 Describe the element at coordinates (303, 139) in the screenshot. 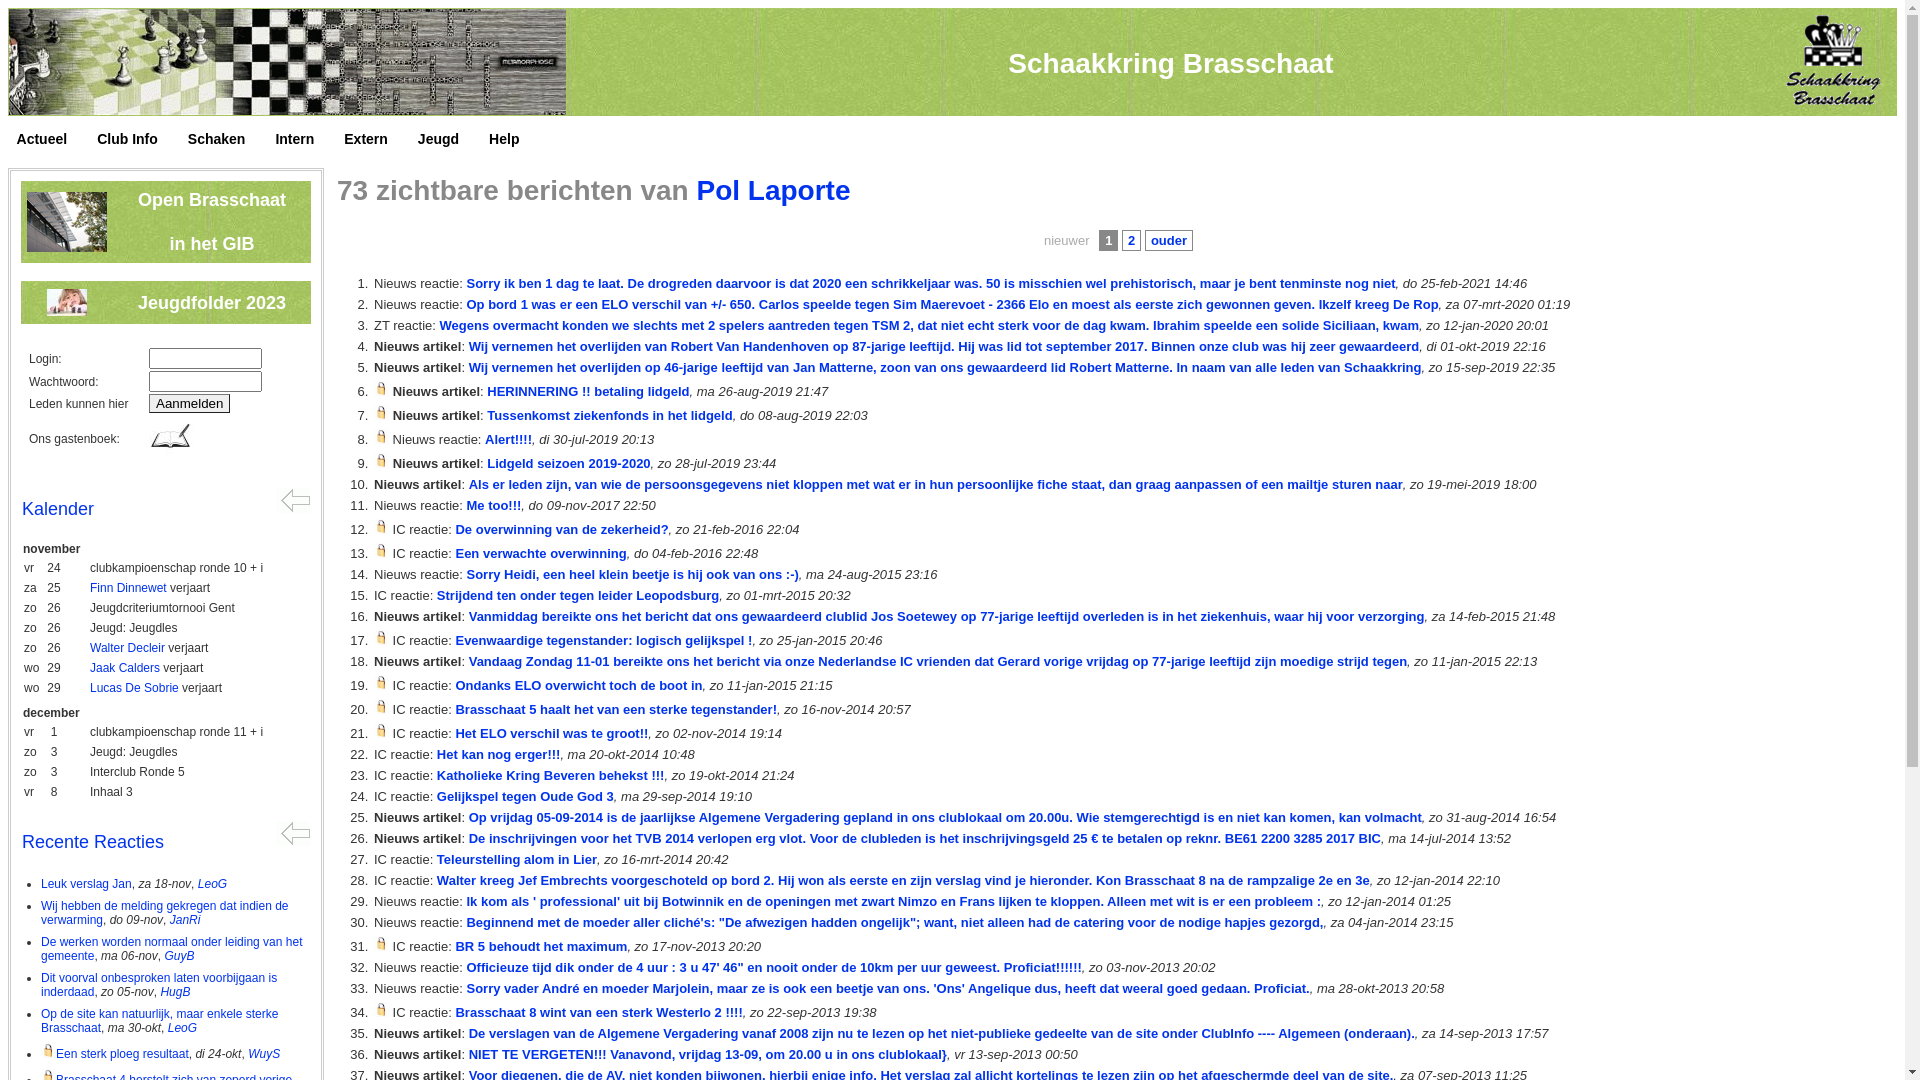

I see `'Intern'` at that location.